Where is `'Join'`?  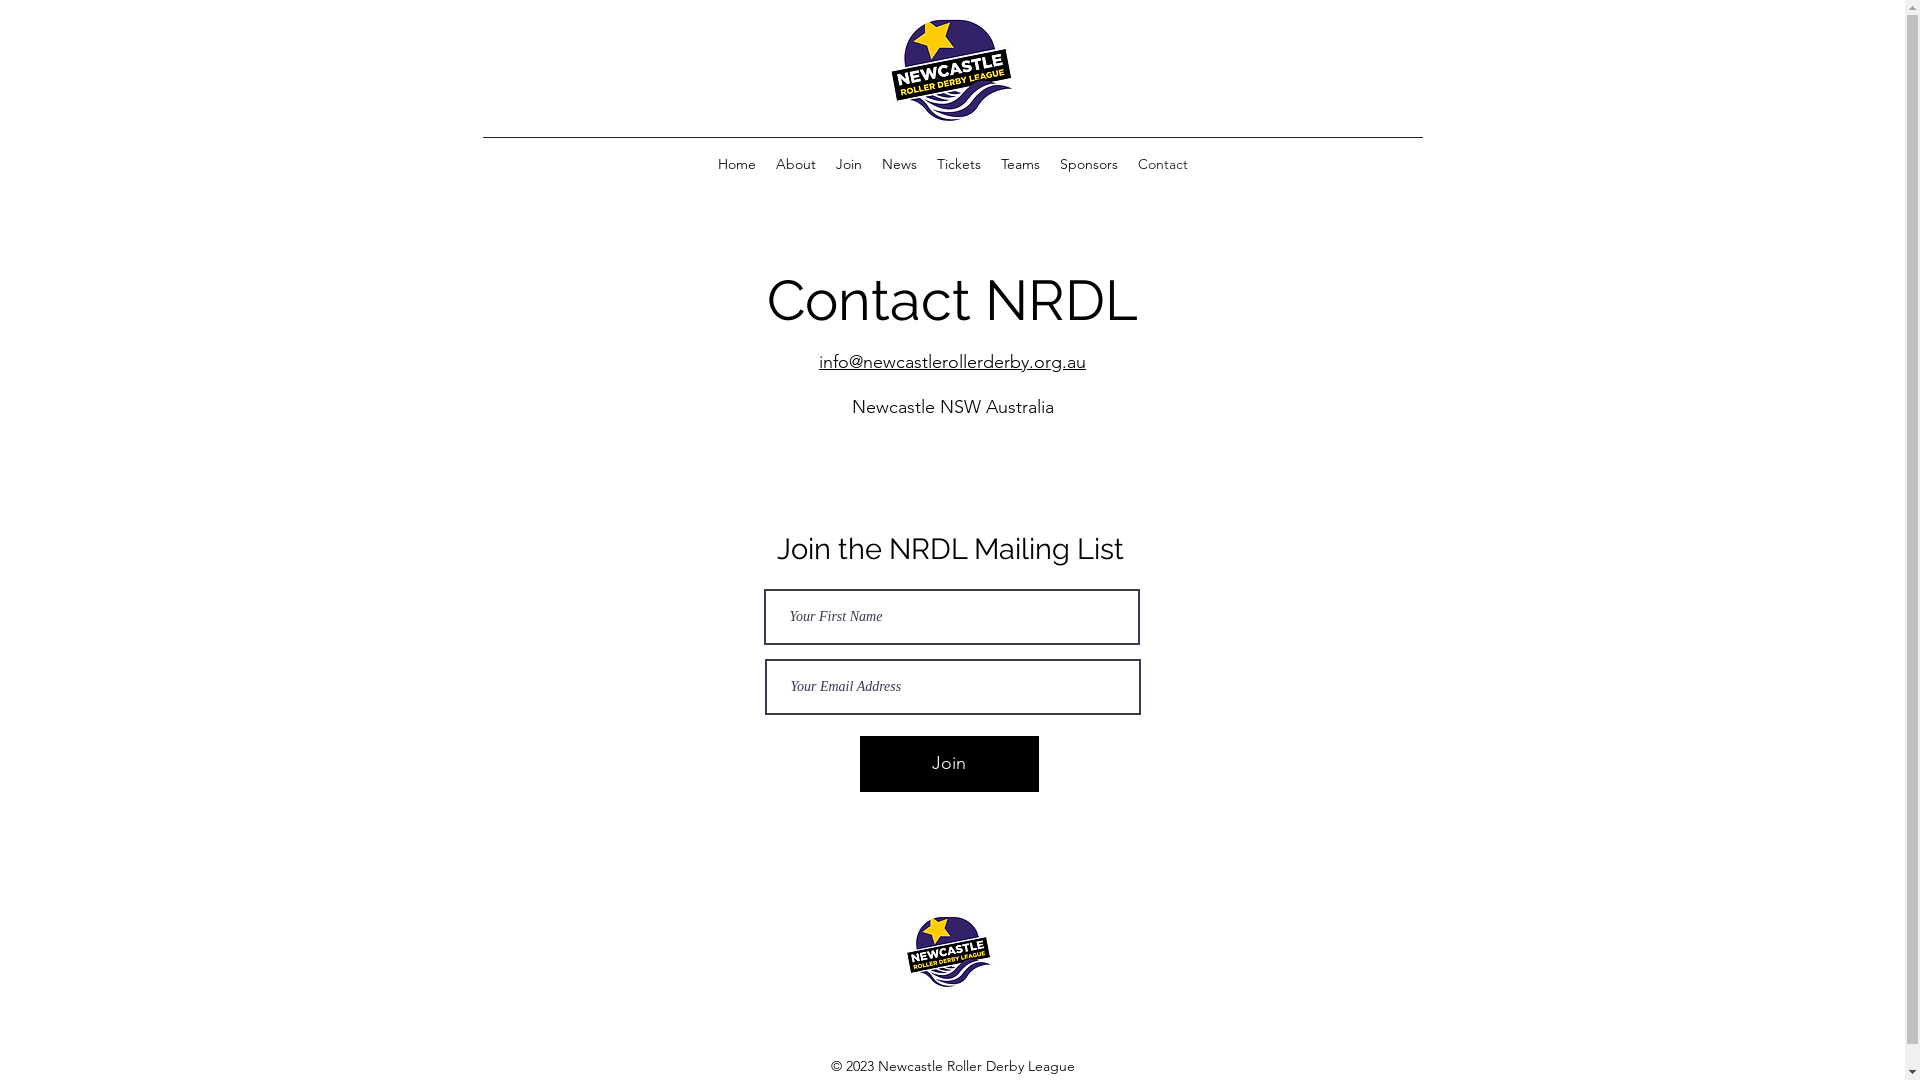 'Join' is located at coordinates (859, 763).